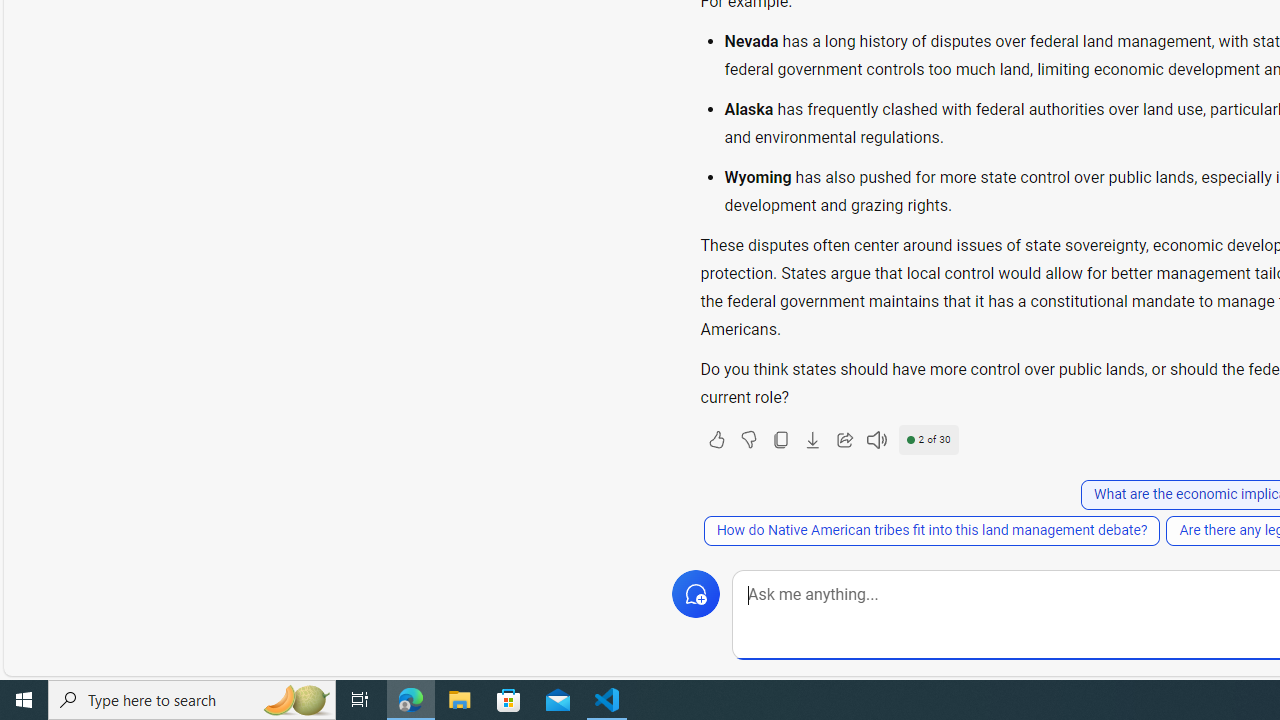 This screenshot has width=1280, height=720. Describe the element at coordinates (812, 438) in the screenshot. I see `'Export'` at that location.